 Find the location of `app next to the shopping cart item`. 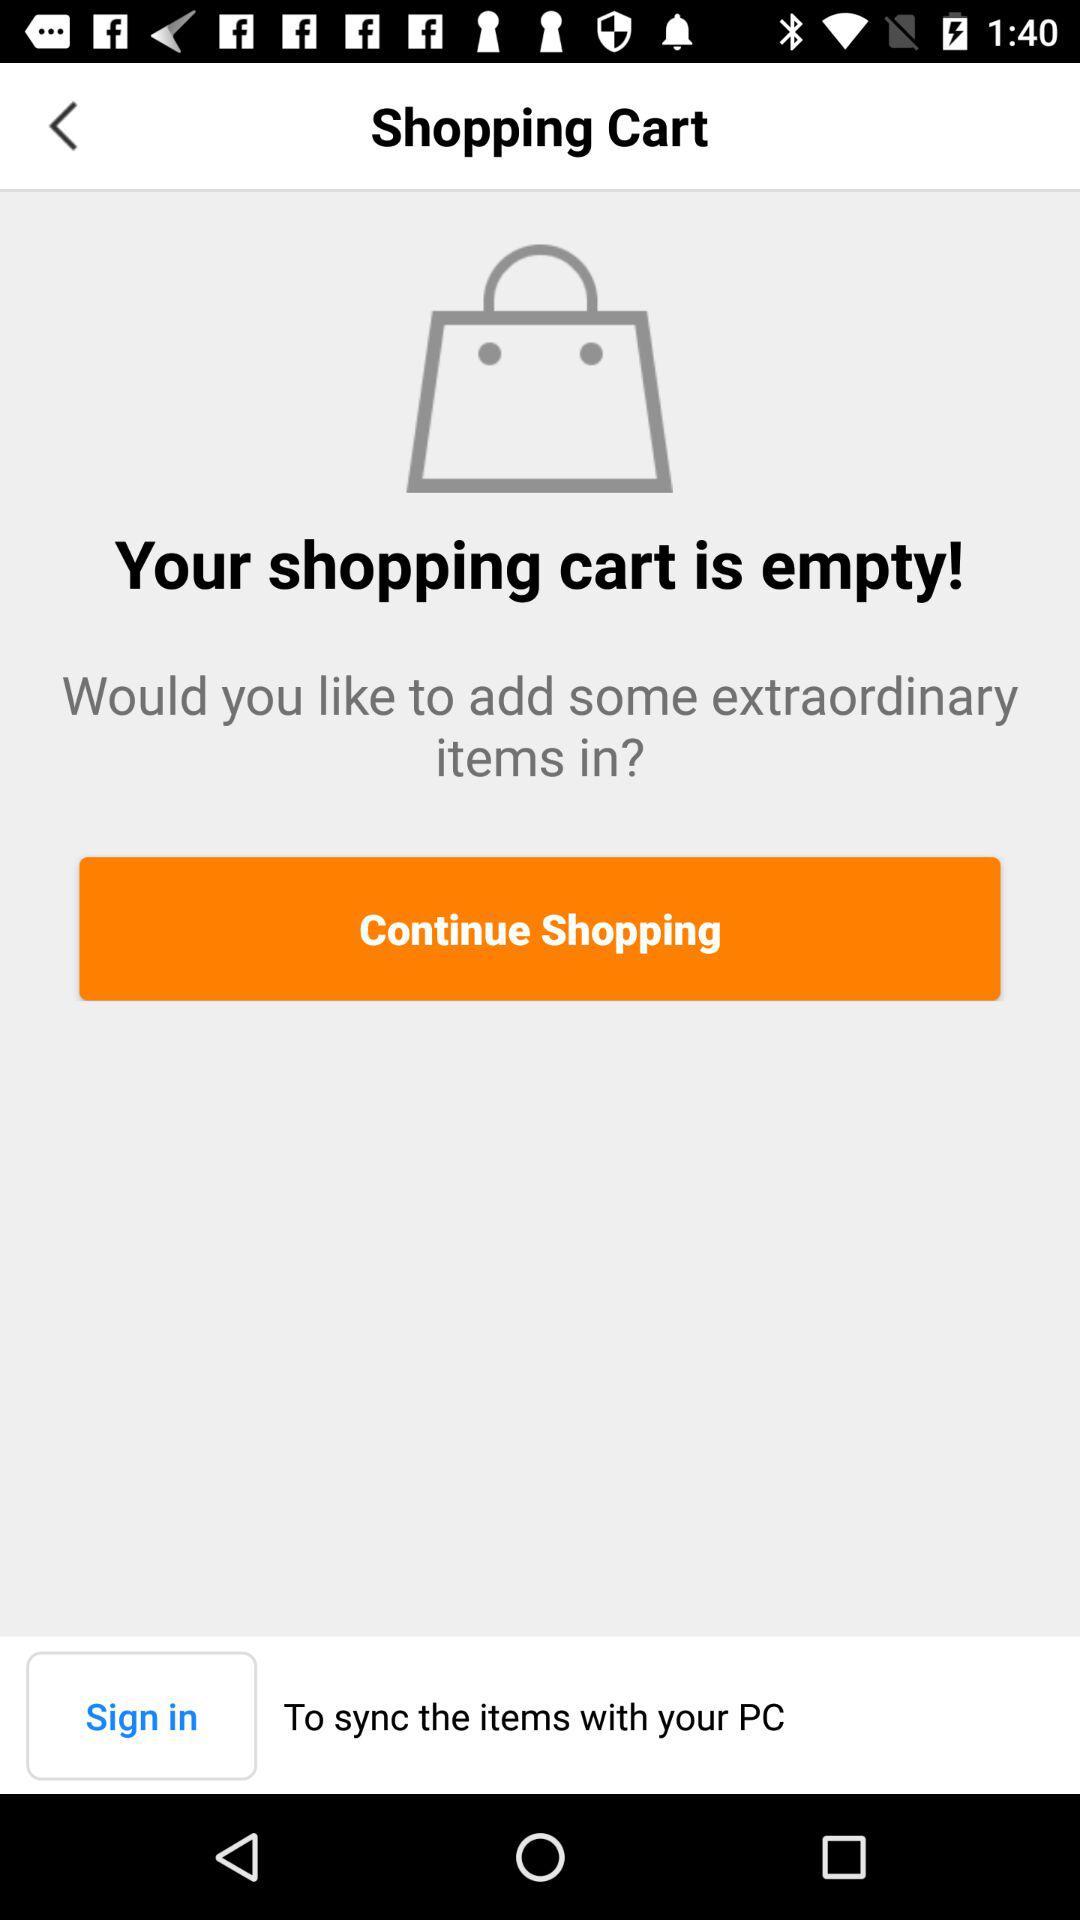

app next to the shopping cart item is located at coordinates (61, 124).